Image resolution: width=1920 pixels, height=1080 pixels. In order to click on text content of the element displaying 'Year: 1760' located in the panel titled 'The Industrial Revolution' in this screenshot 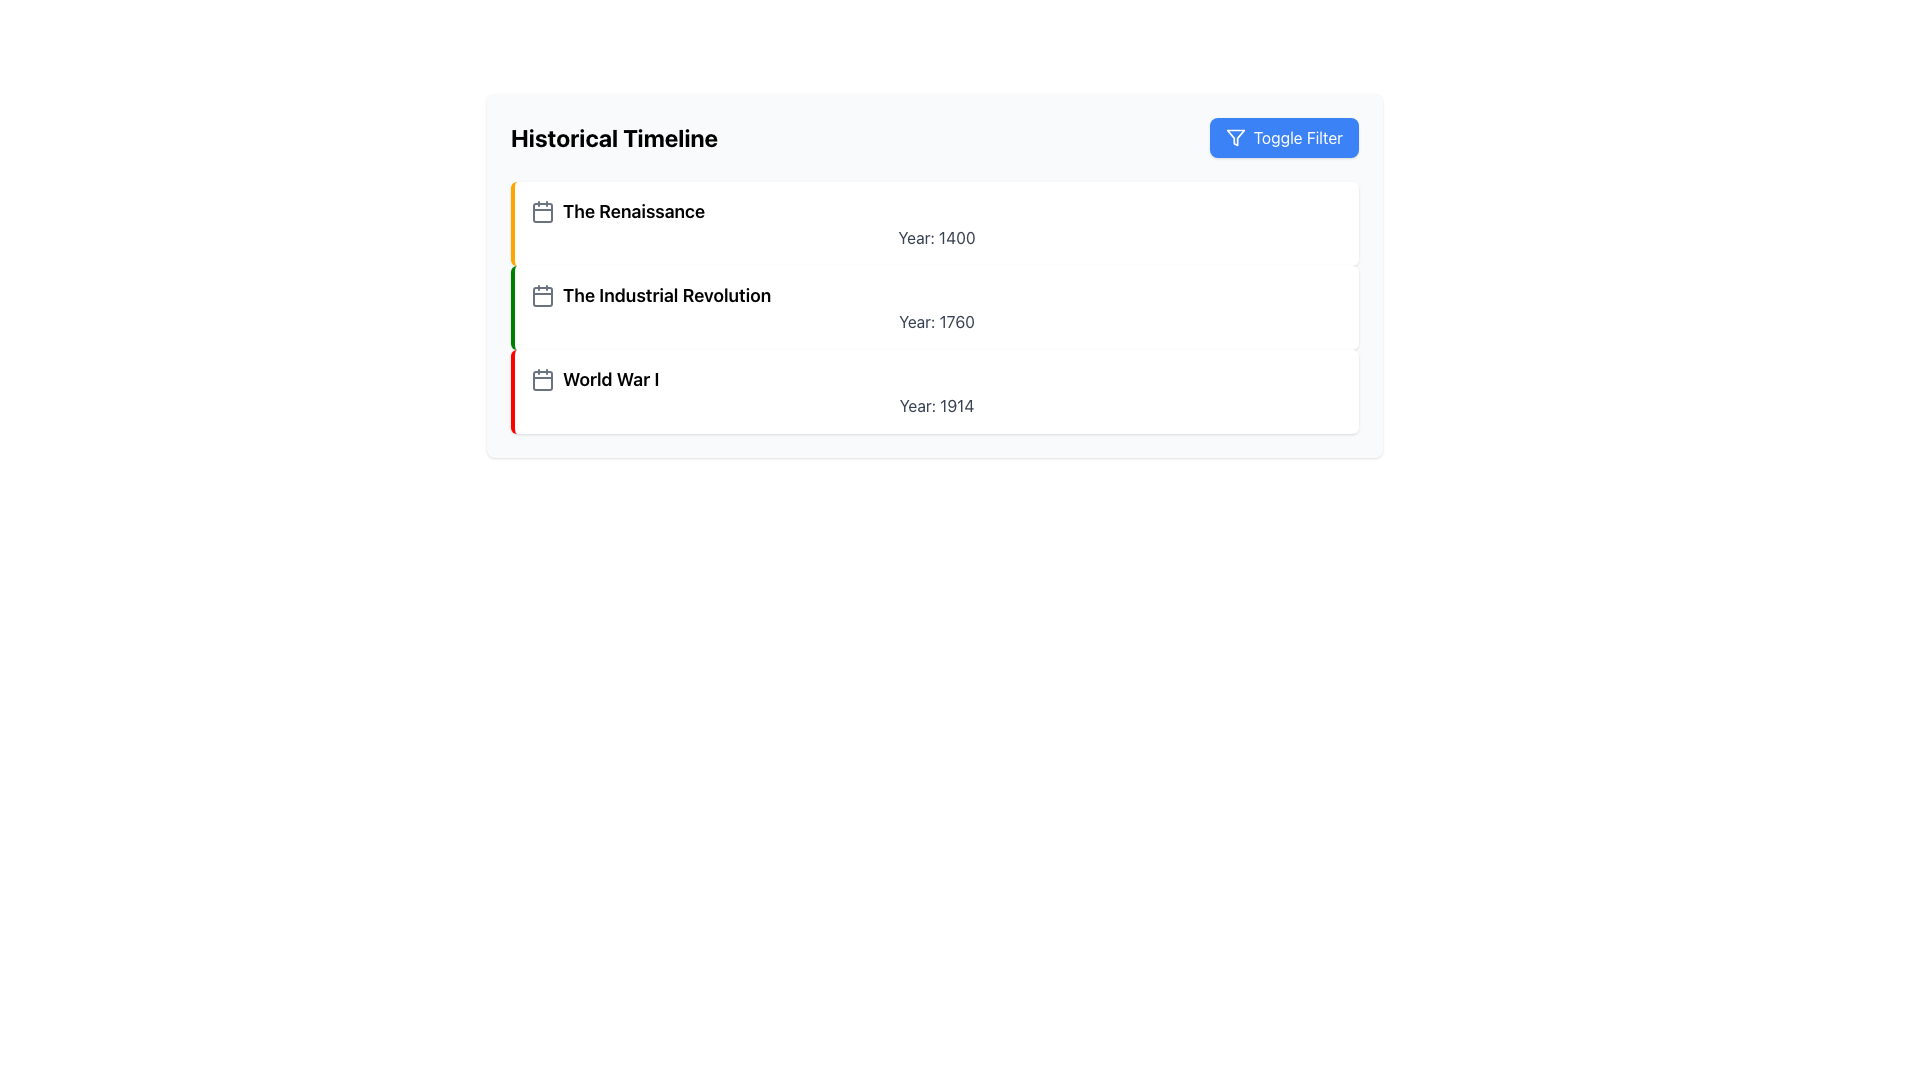, I will do `click(935, 320)`.